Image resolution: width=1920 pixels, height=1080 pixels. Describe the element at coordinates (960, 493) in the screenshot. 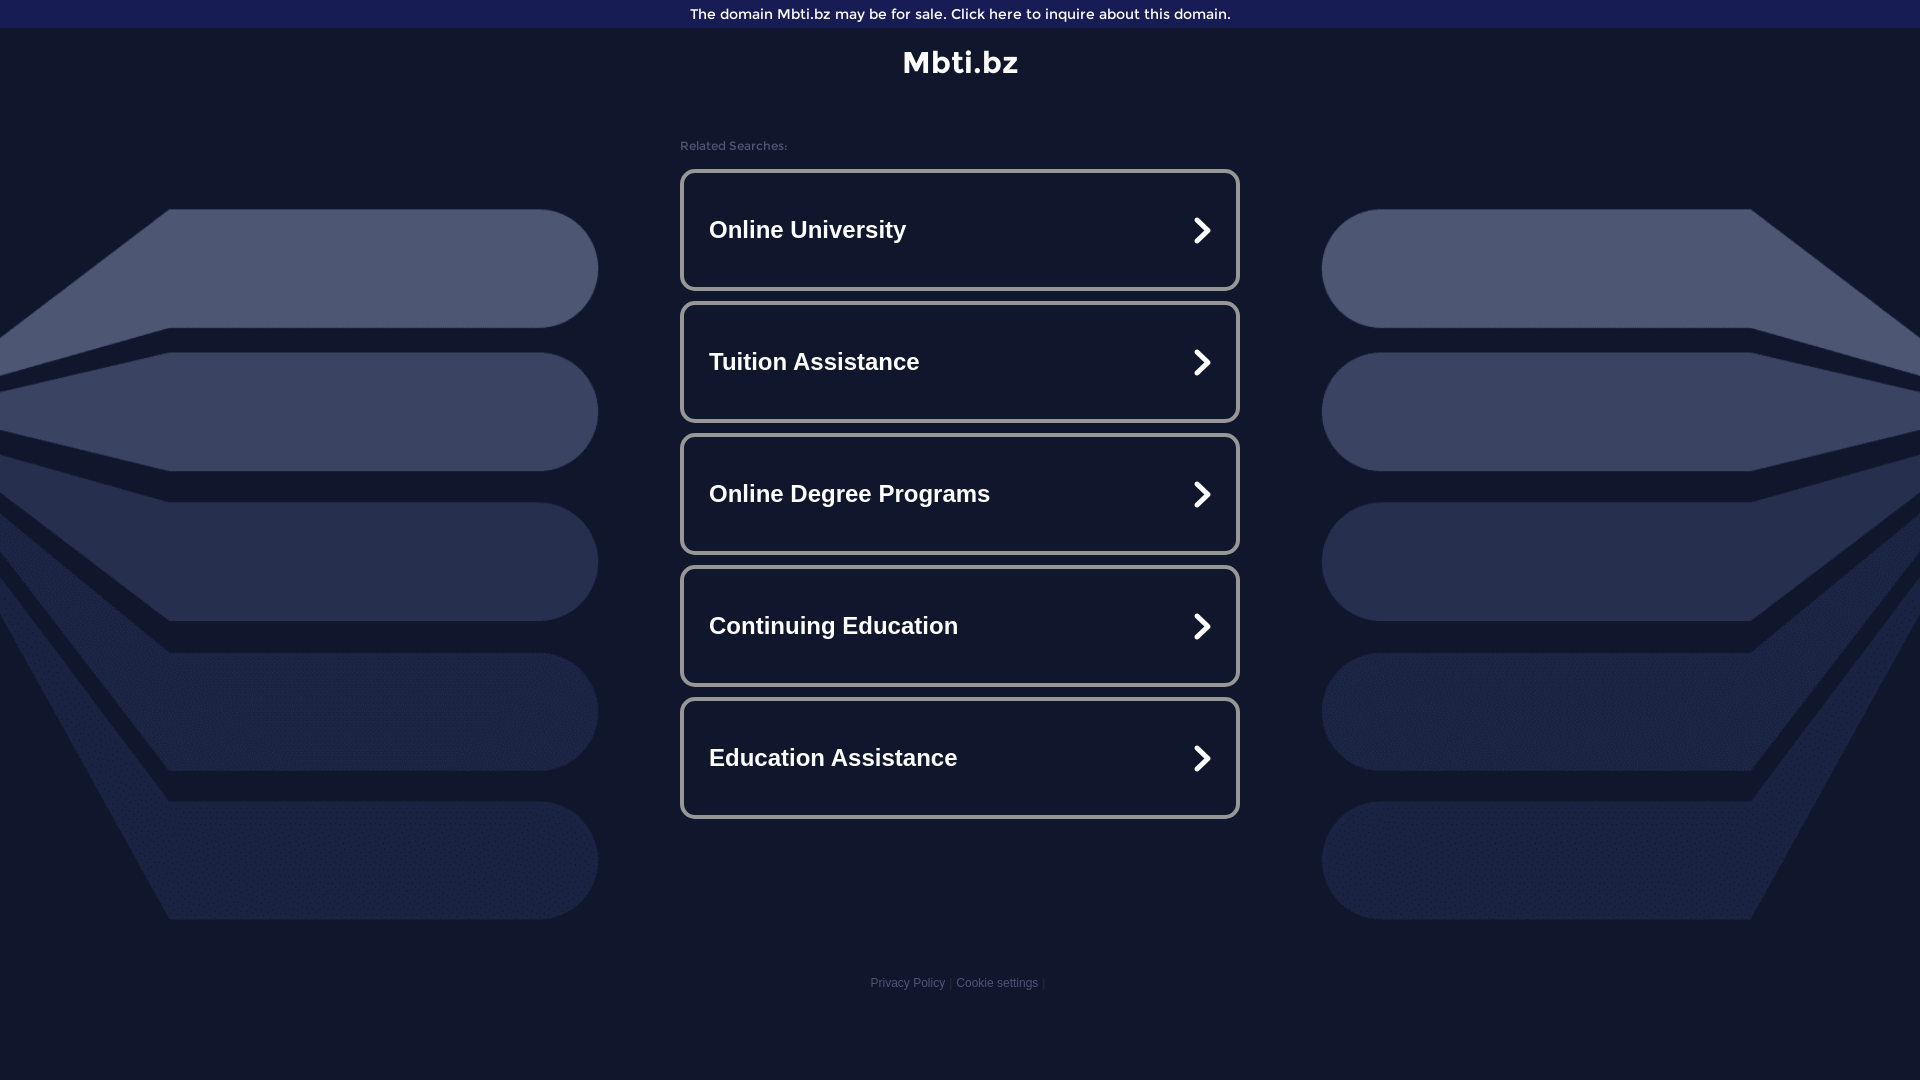

I see `'Online Degree Programs'` at that location.